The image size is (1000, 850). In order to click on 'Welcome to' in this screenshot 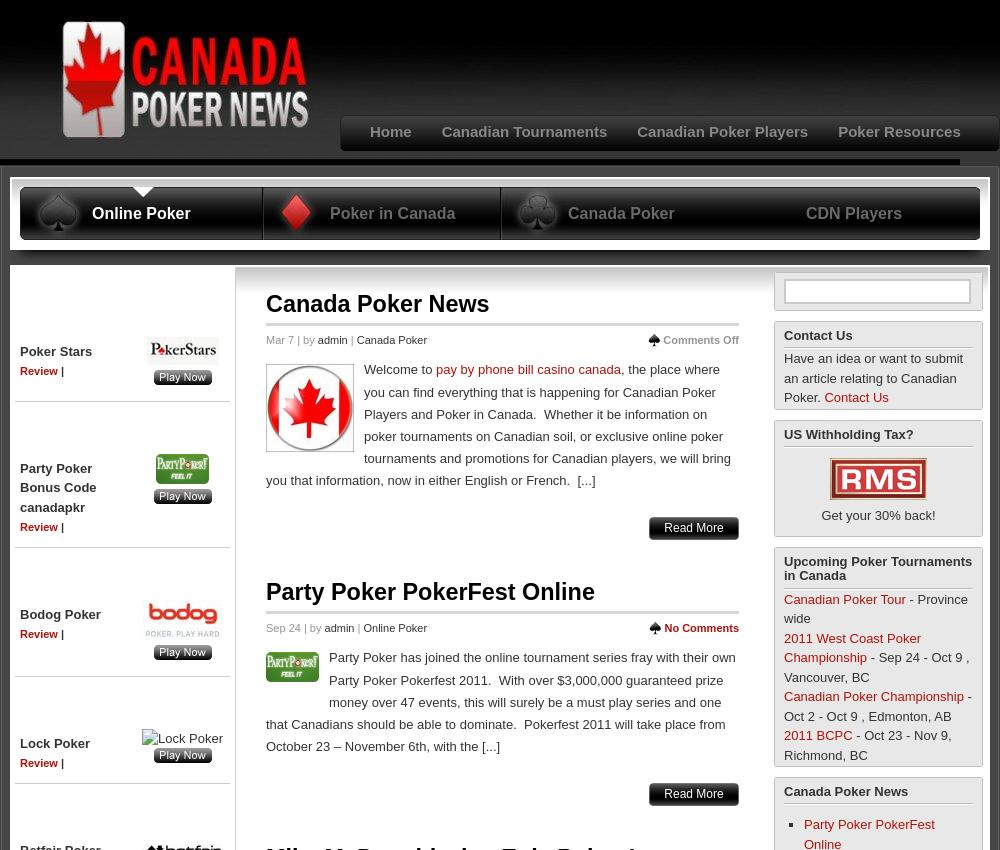, I will do `click(400, 368)`.